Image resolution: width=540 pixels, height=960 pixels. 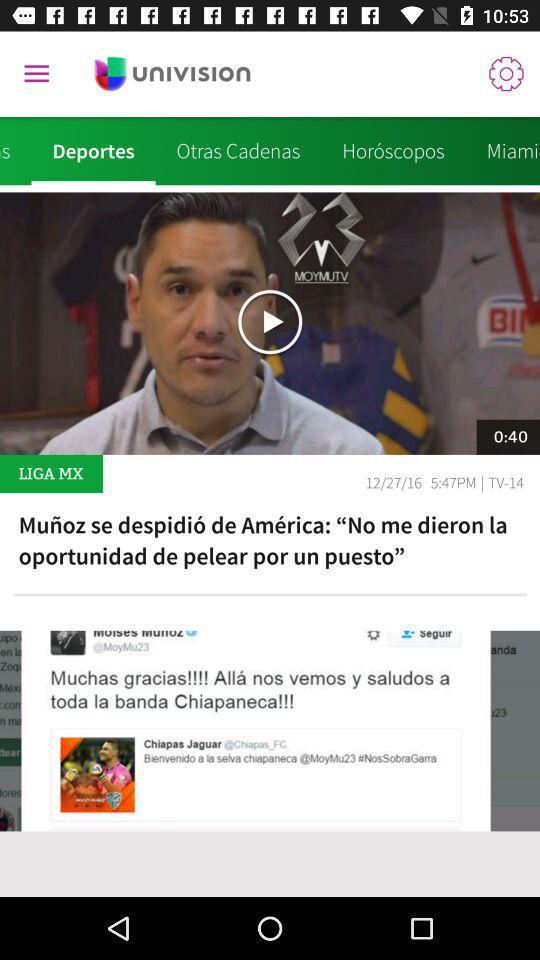 What do you see at coordinates (36, 74) in the screenshot?
I see `icon above deportes item` at bounding box center [36, 74].